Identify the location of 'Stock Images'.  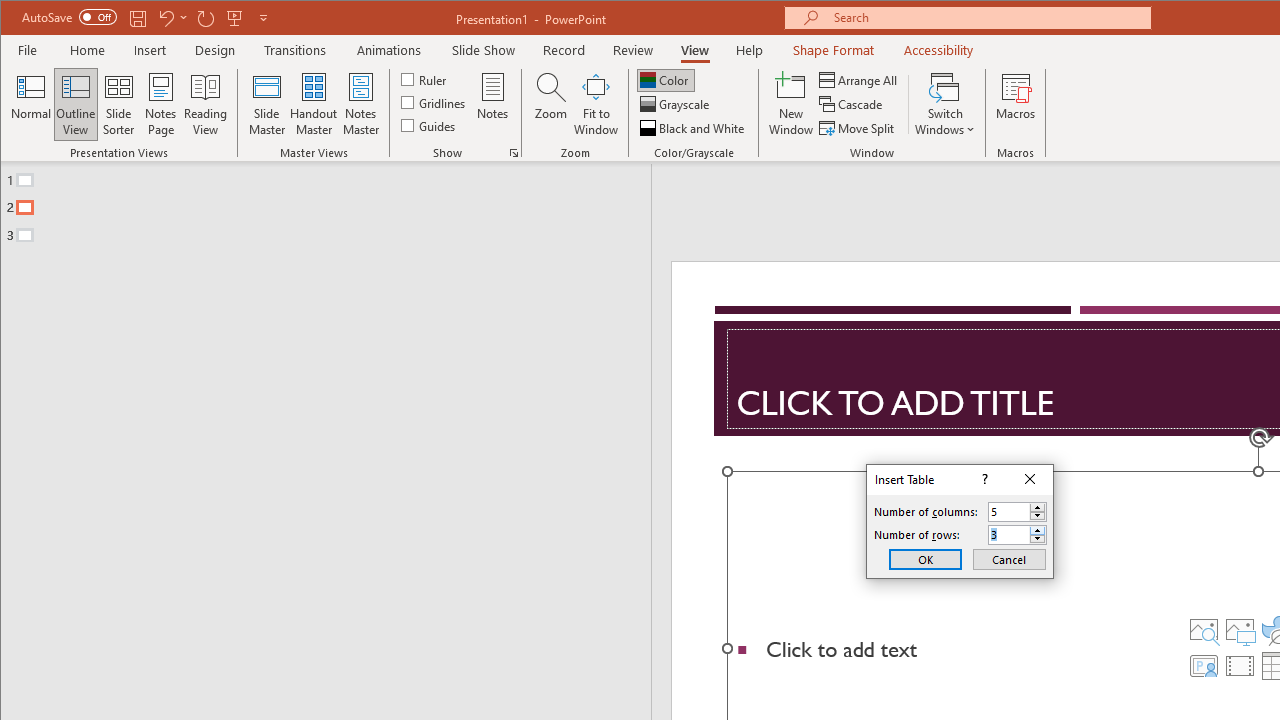
(1202, 630).